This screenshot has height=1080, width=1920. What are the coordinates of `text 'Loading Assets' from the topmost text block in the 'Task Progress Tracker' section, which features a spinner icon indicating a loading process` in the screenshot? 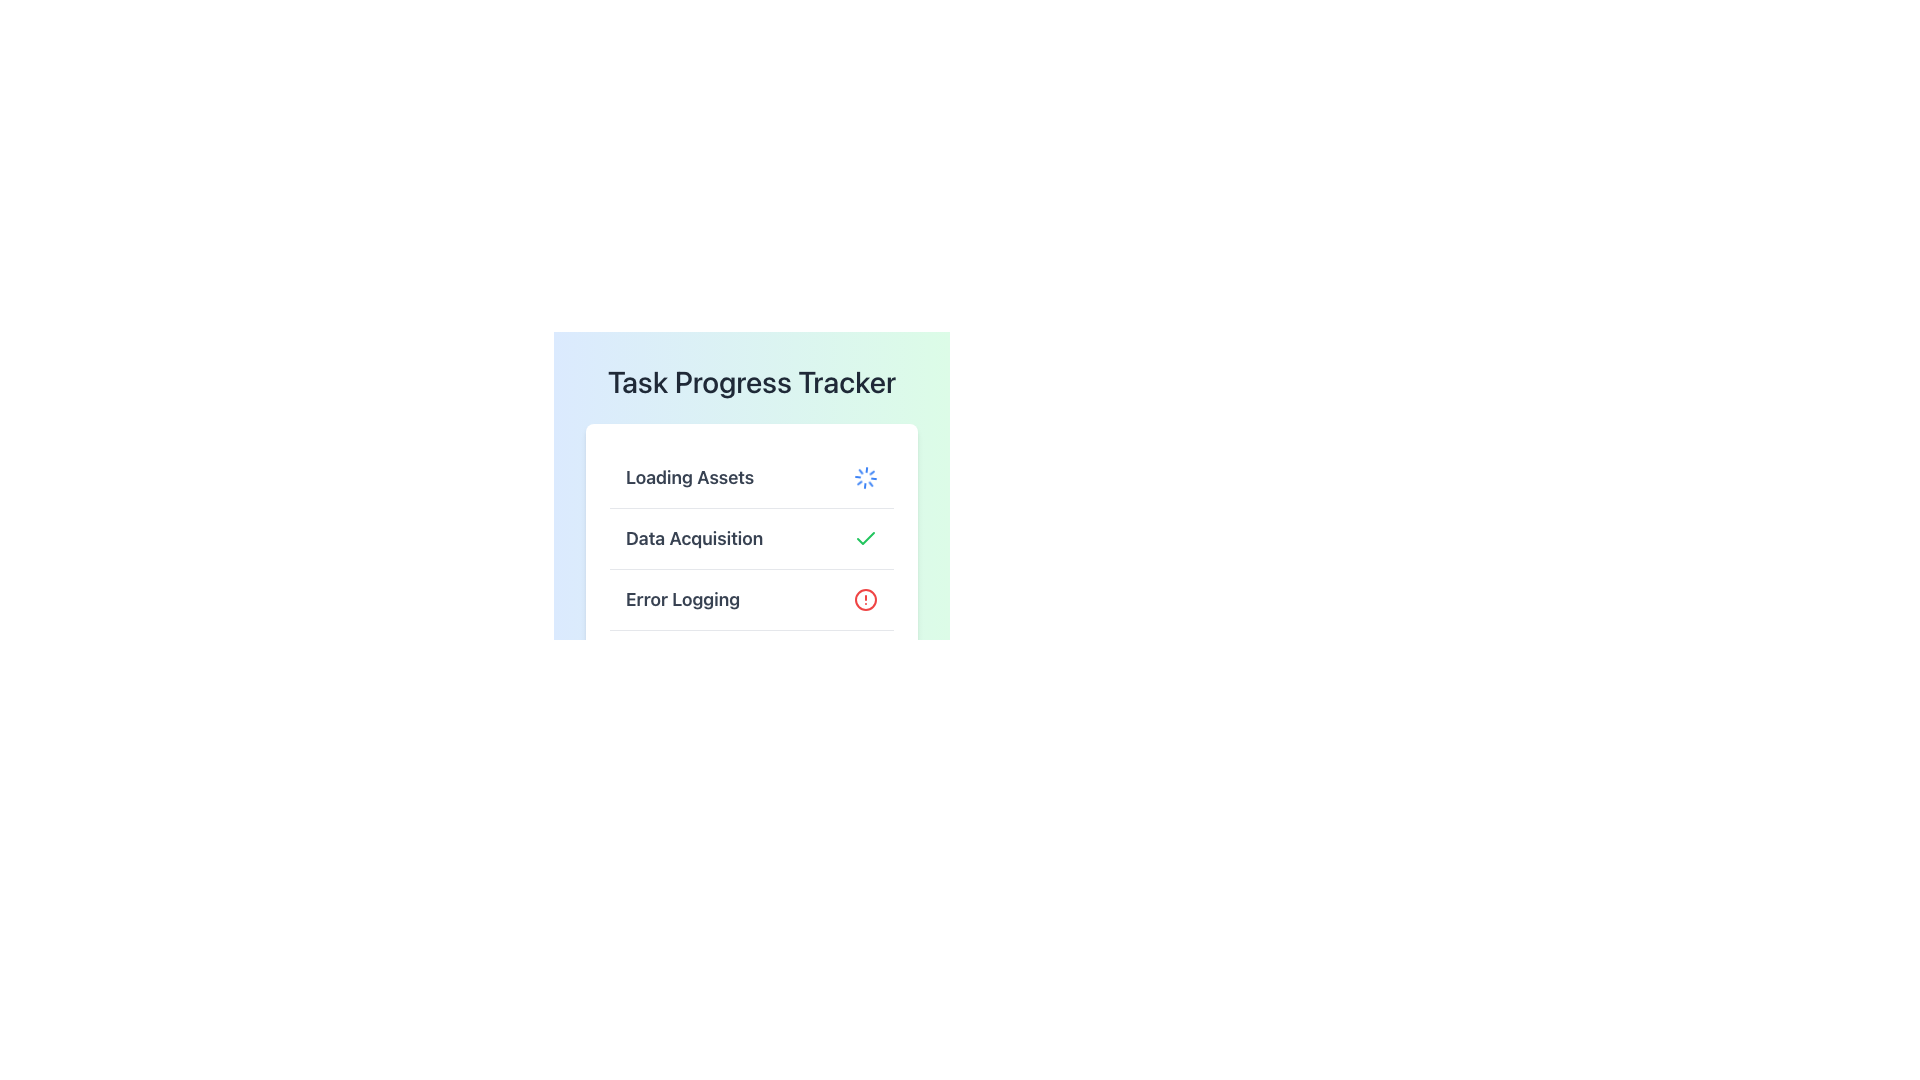 It's located at (751, 478).